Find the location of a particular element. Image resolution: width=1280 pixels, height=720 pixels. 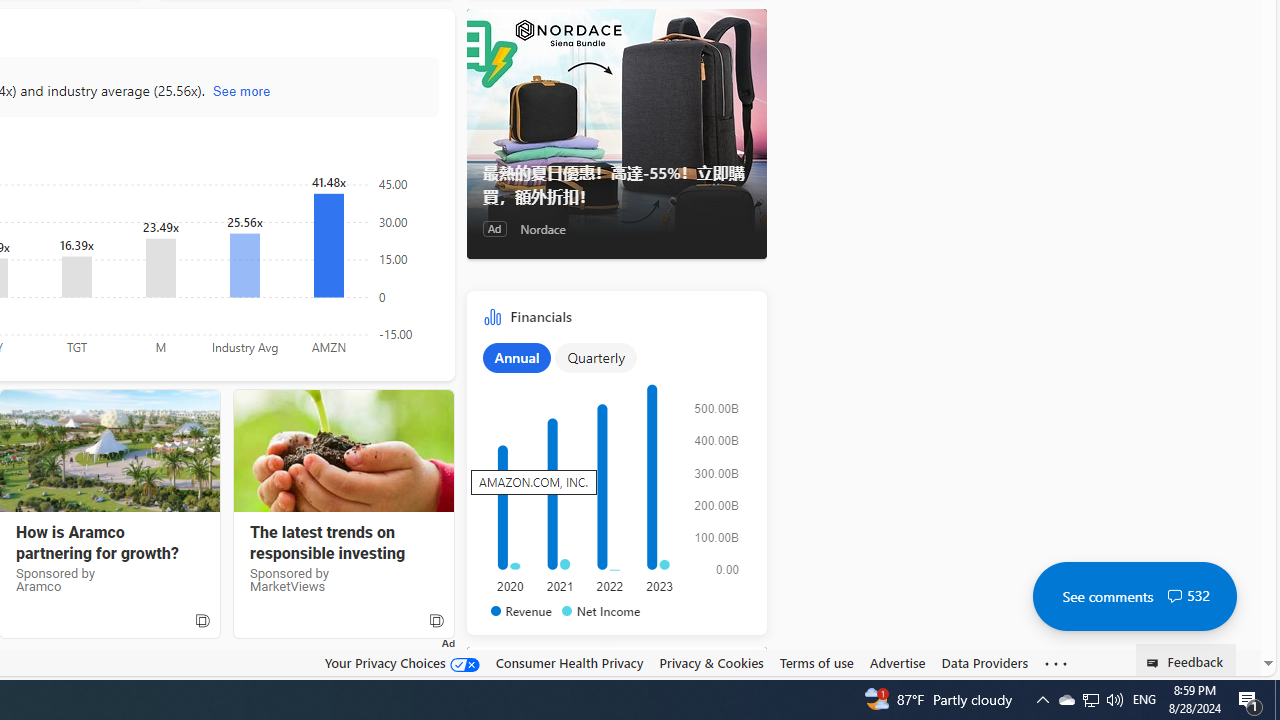

'Consumer Health Privacy' is located at coordinates (568, 662).